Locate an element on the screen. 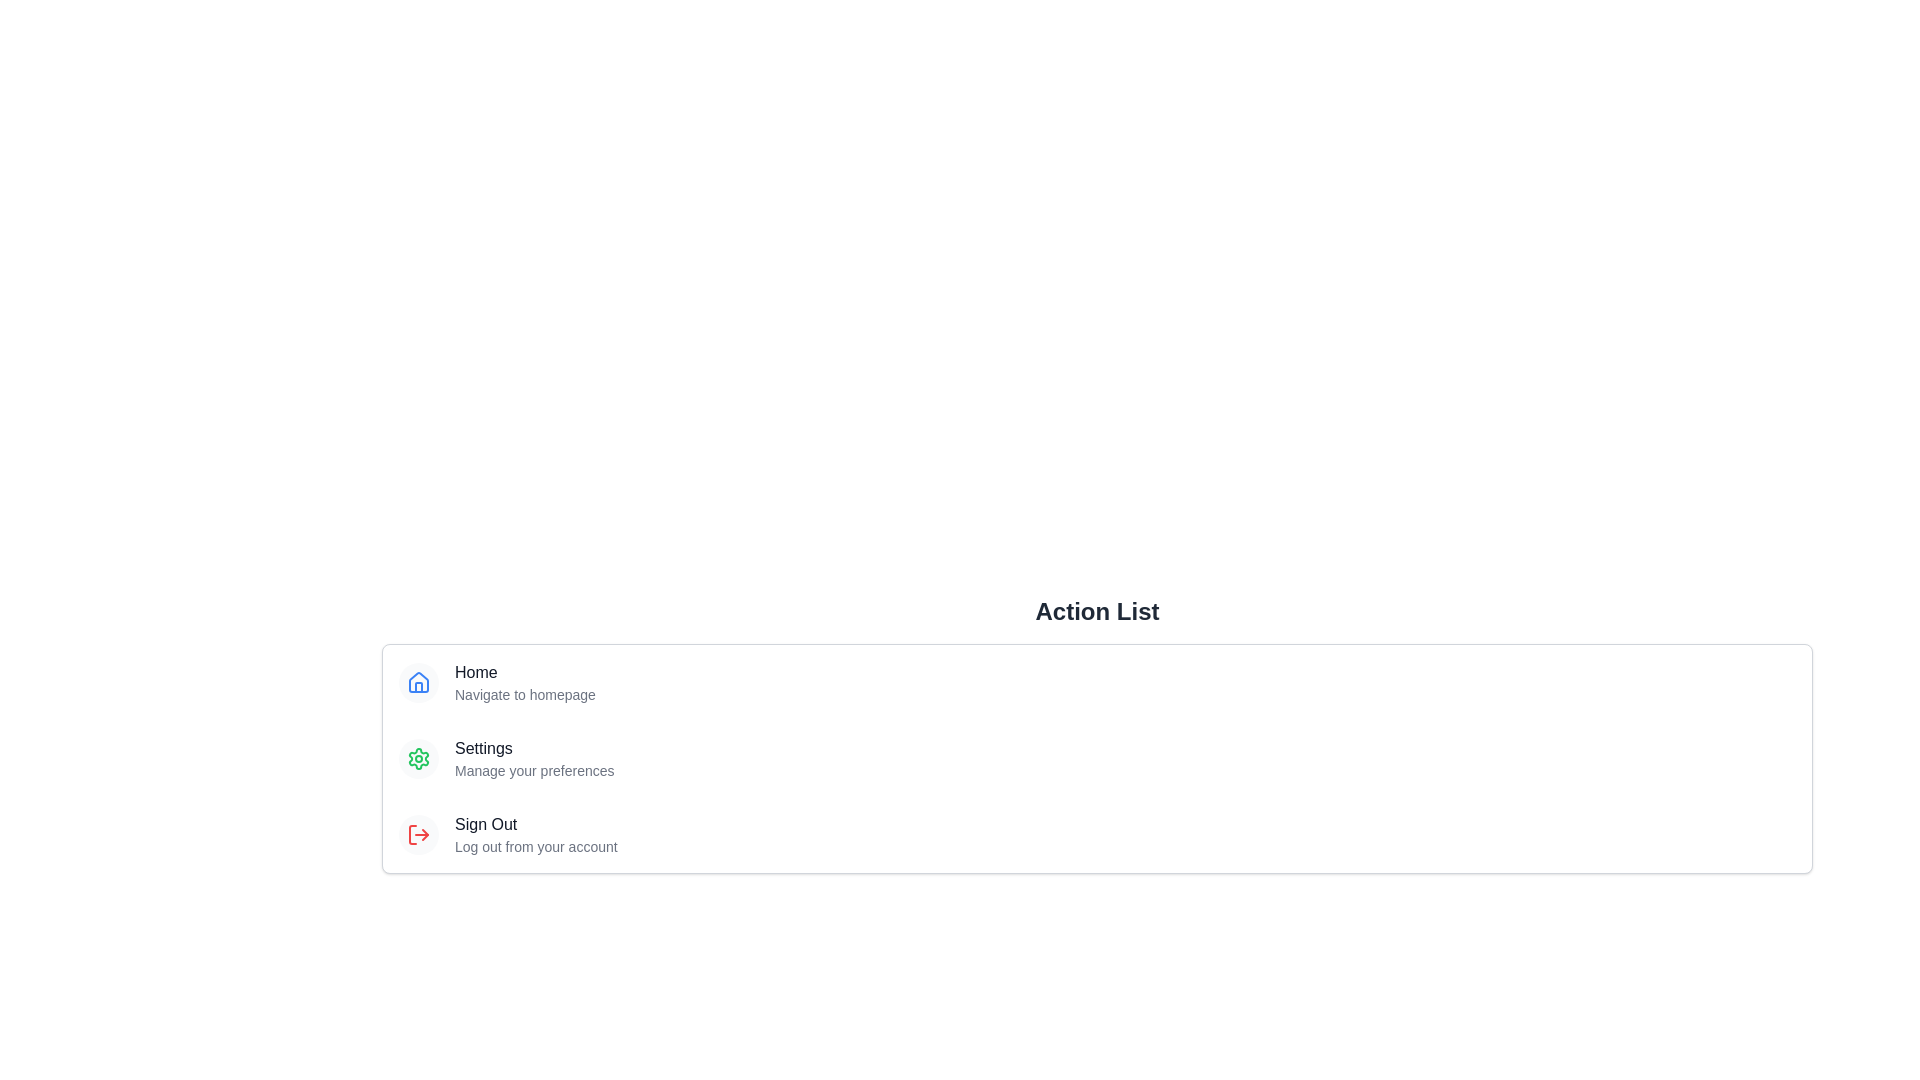 Image resolution: width=1920 pixels, height=1080 pixels. the 'Settings' icon located to the left of the 'Settings' text in the second list item of a vertical list of options is located at coordinates (417, 759).